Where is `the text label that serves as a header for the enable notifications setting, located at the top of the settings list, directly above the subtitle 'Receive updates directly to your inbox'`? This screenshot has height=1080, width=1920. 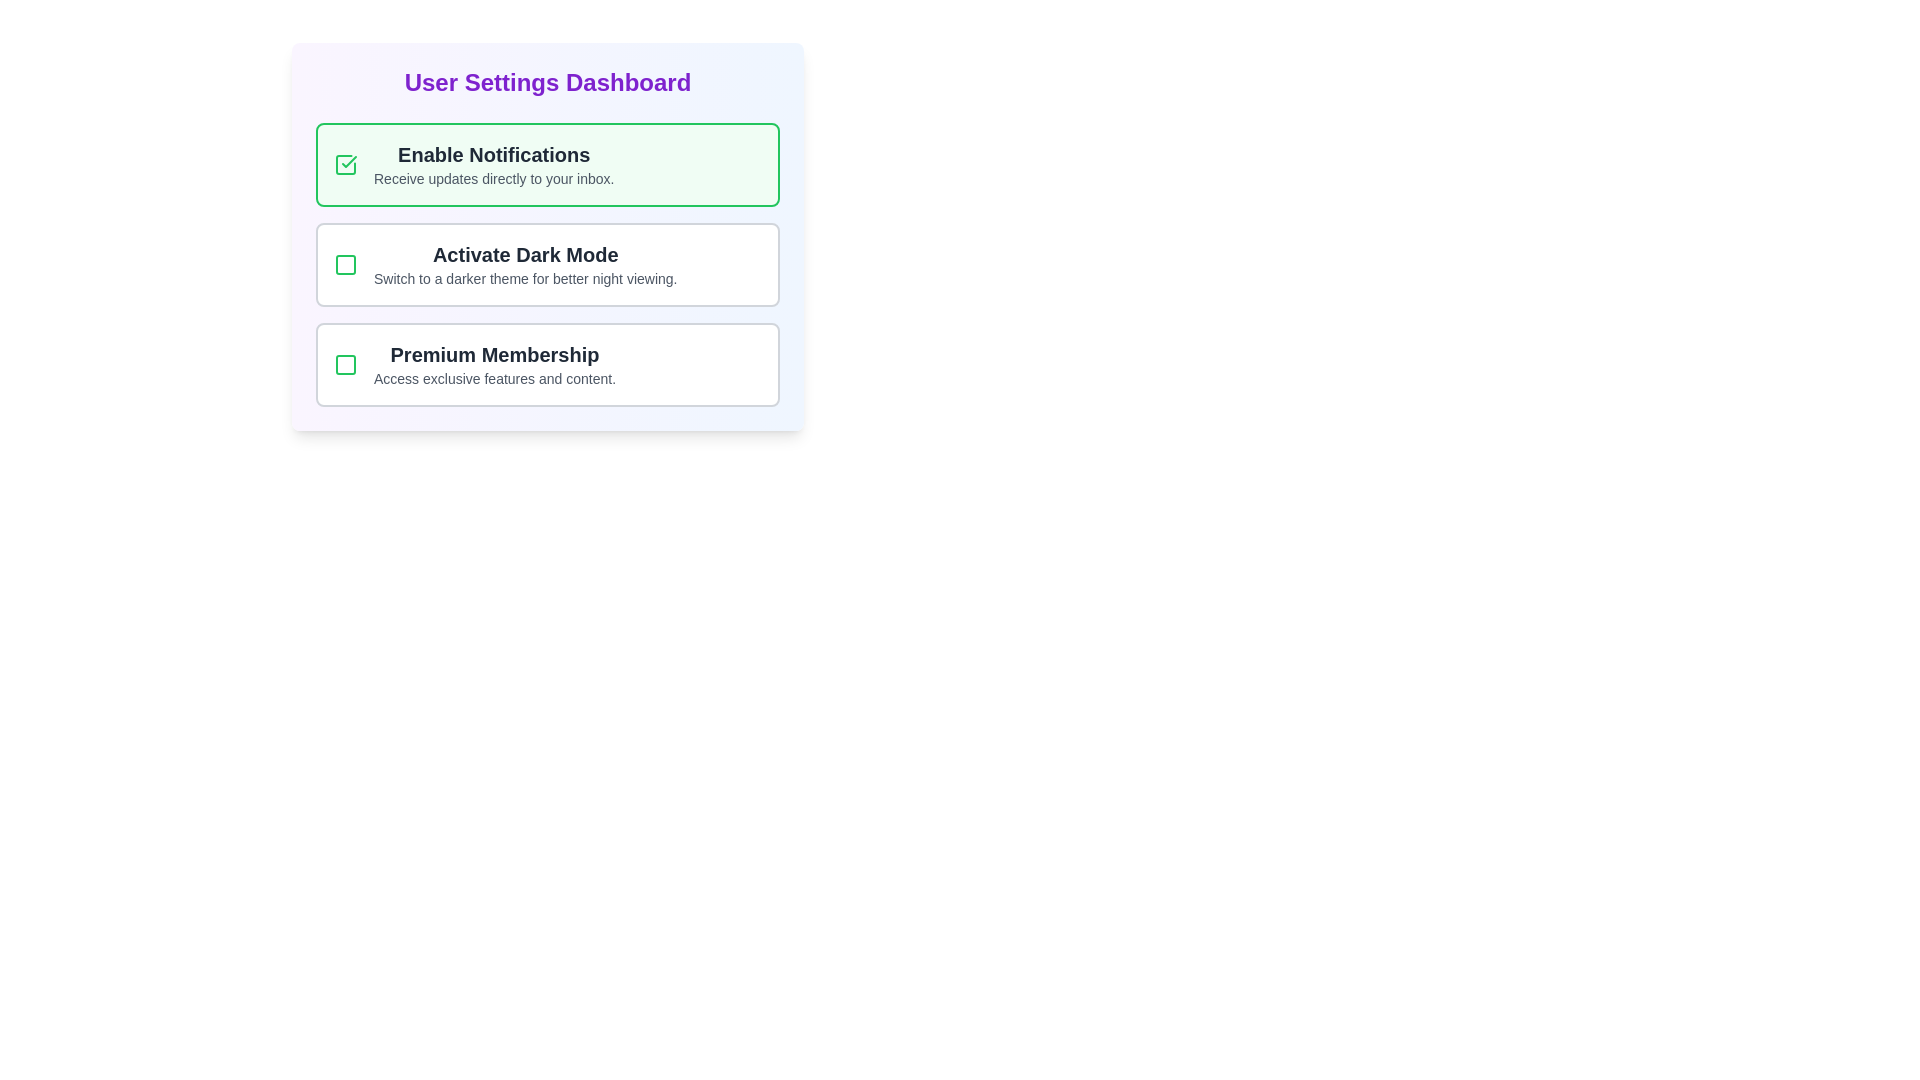 the text label that serves as a header for the enable notifications setting, located at the top of the settings list, directly above the subtitle 'Receive updates directly to your inbox' is located at coordinates (494, 153).